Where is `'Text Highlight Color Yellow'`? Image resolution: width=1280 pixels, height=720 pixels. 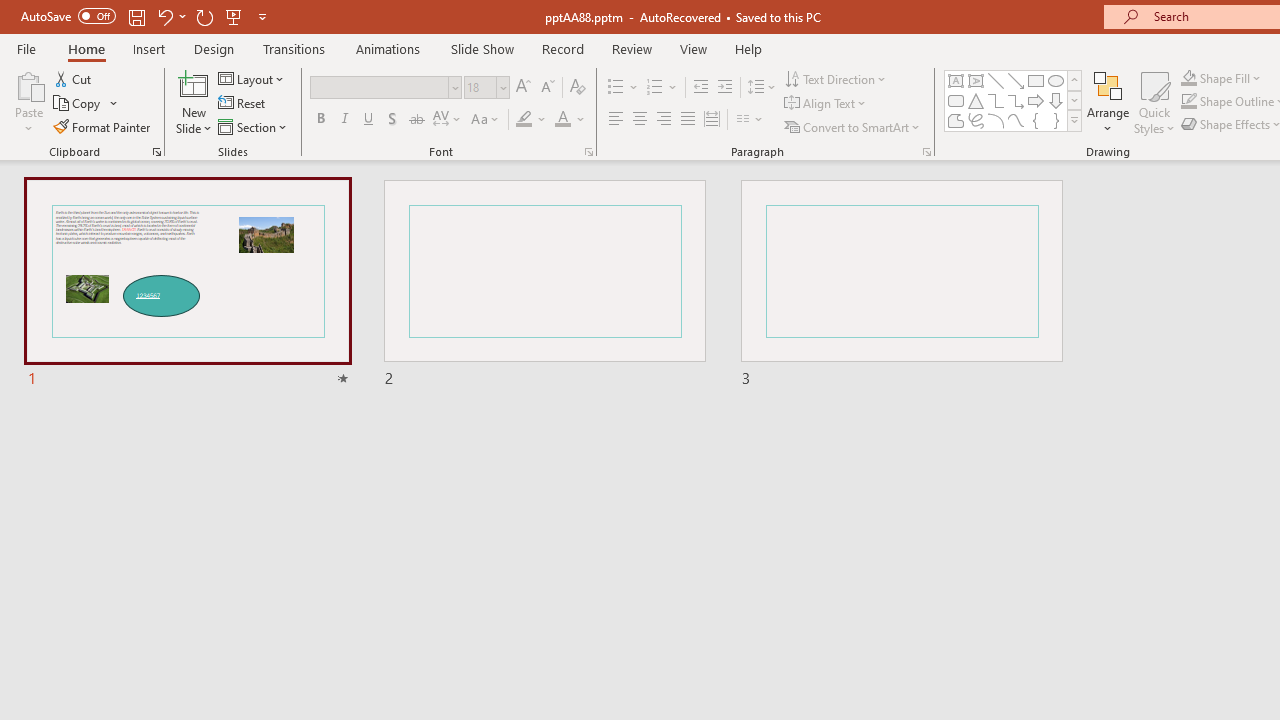
'Text Highlight Color Yellow' is located at coordinates (524, 119).